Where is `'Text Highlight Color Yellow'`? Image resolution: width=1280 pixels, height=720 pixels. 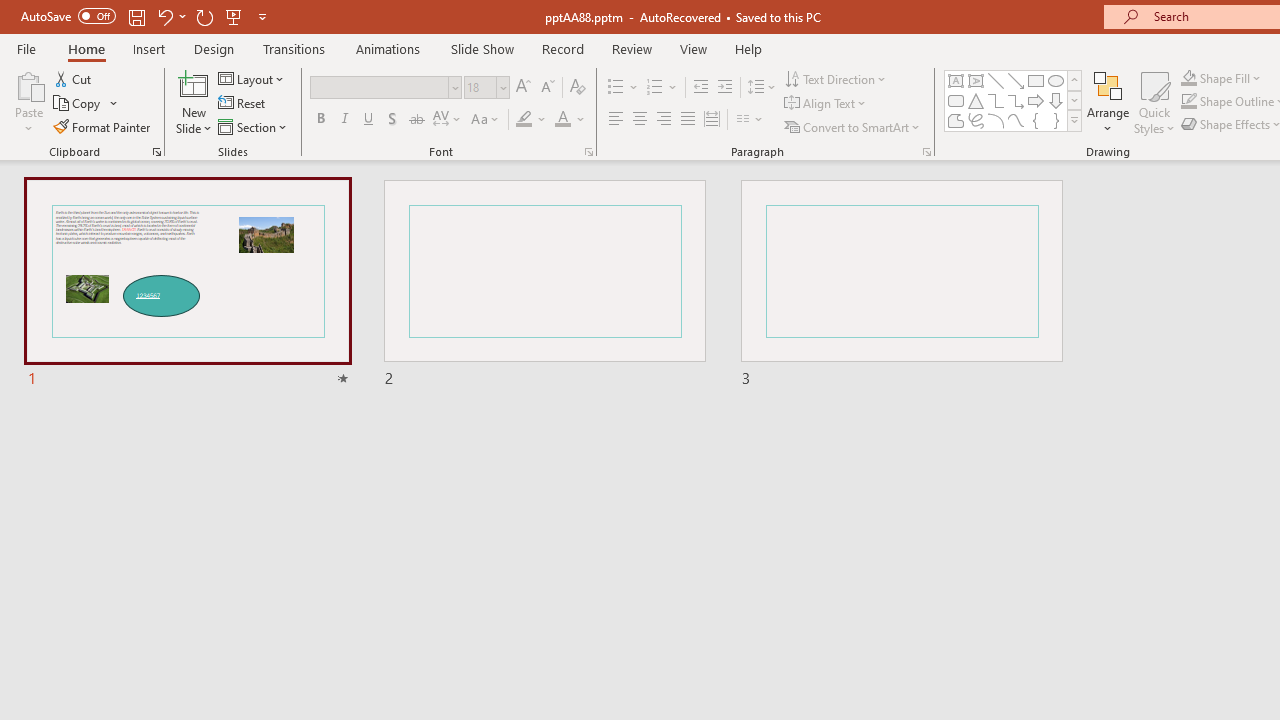
'Text Highlight Color Yellow' is located at coordinates (524, 119).